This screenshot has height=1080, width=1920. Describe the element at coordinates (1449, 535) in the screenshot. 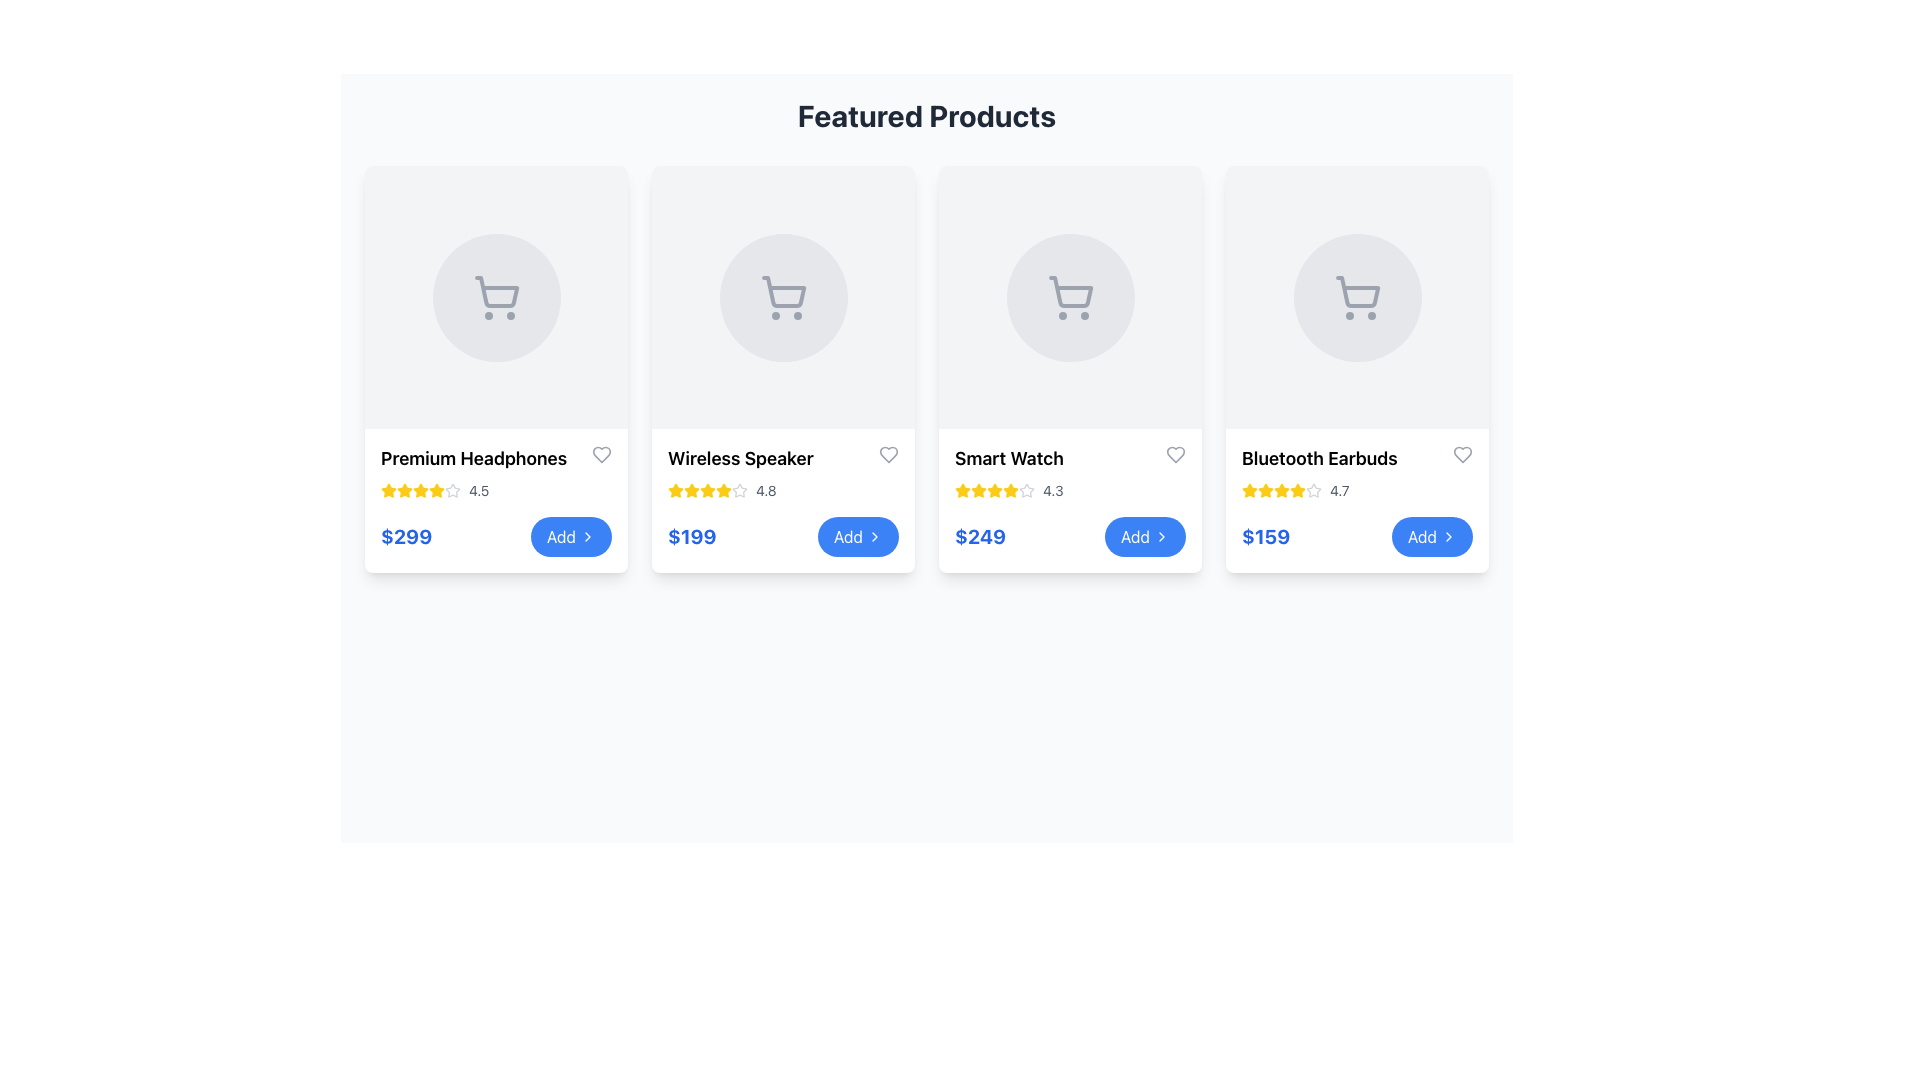

I see `the right-pointing arrow icon on the blue 'Add' button for 'Bluetooth Earbuds' to initiate the command associated with this button` at that location.